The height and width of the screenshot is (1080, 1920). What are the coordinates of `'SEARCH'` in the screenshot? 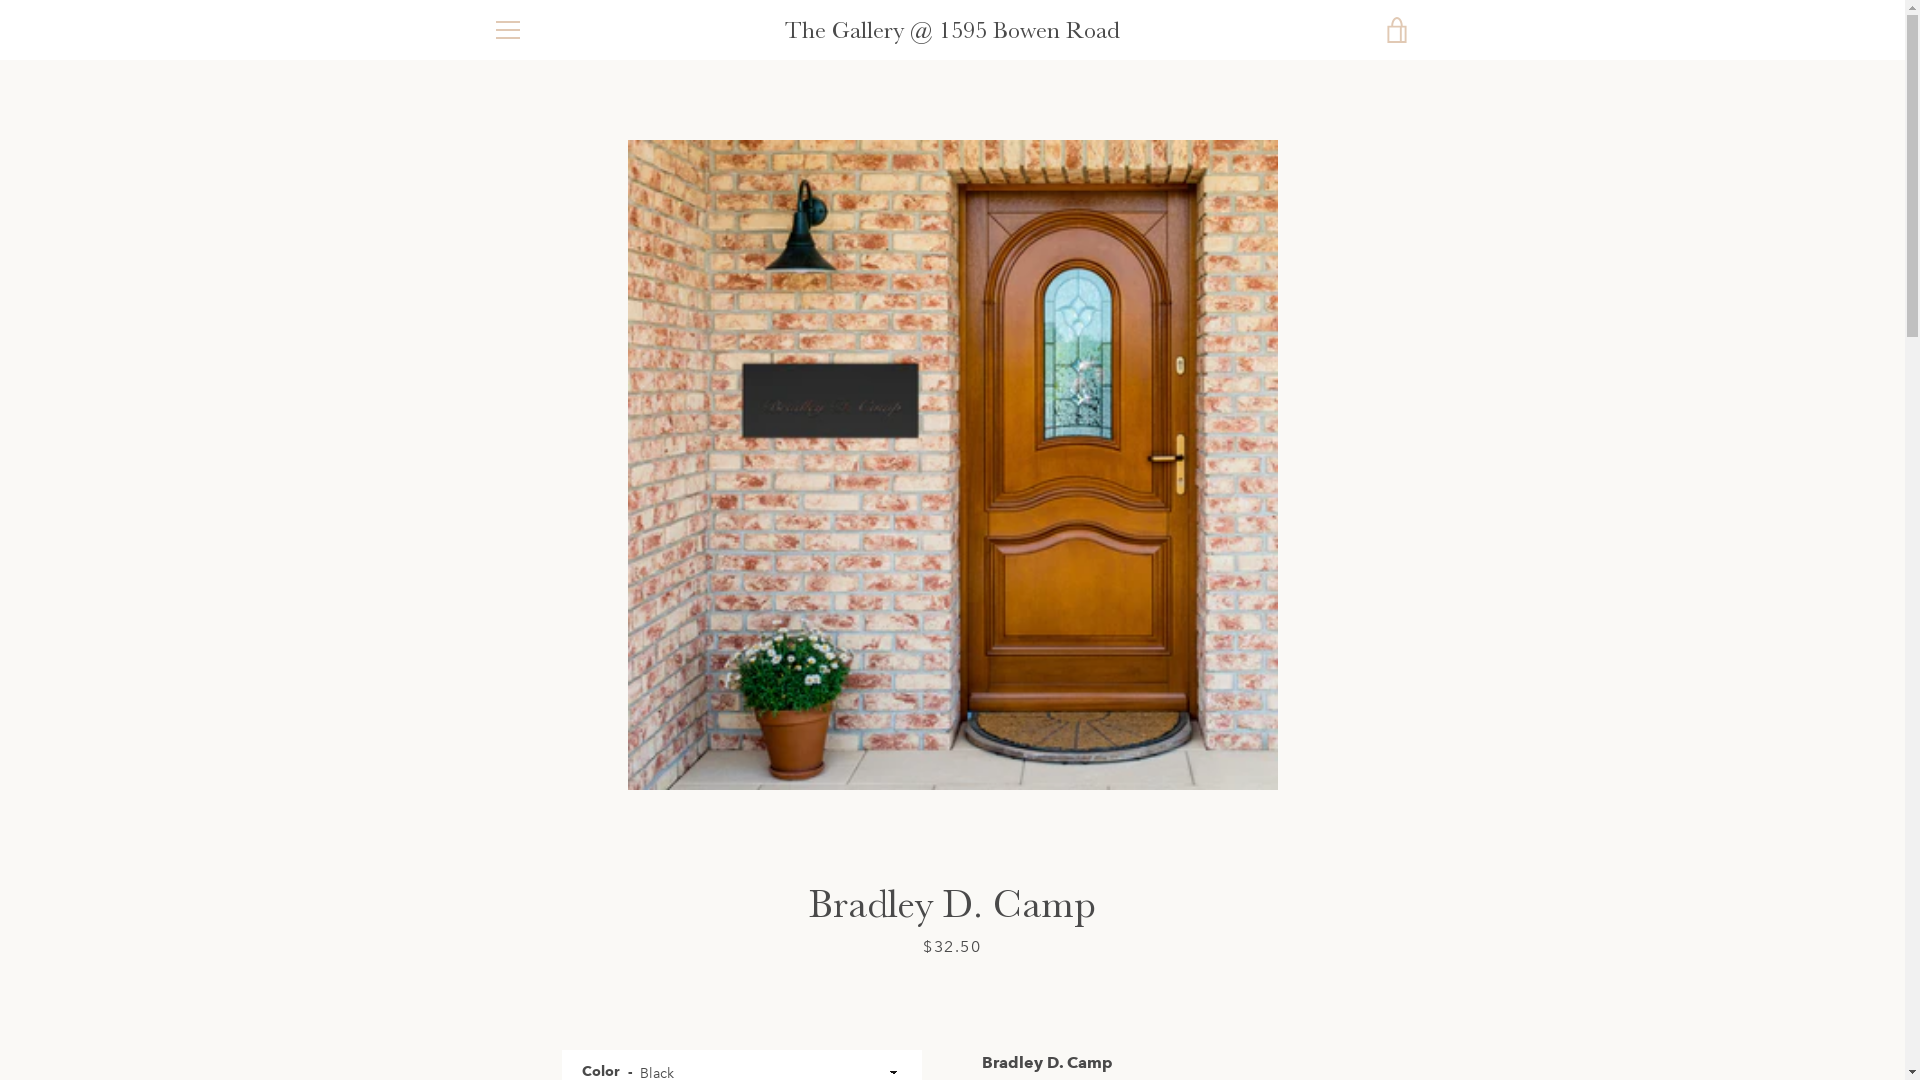 It's located at (518, 800).